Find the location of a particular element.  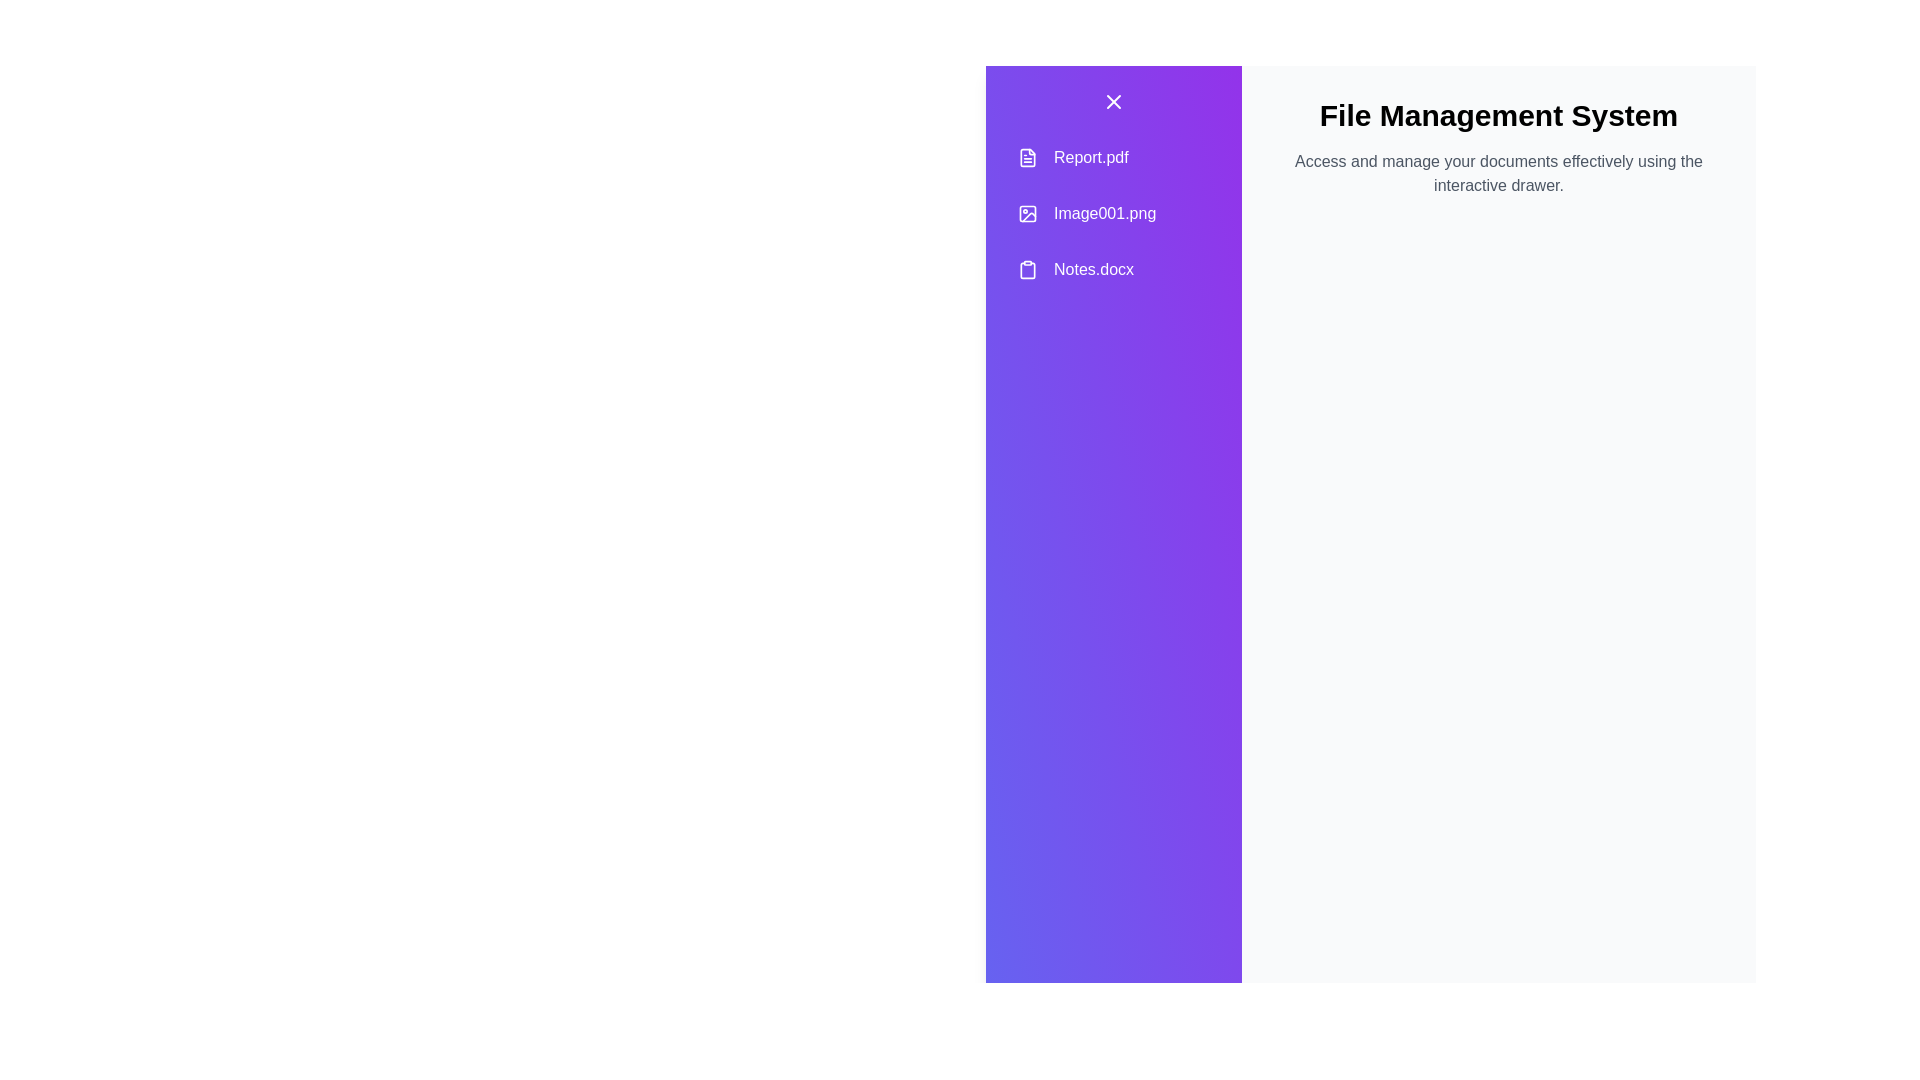

the close button to toggle the visibility of the drawer is located at coordinates (1112, 101).